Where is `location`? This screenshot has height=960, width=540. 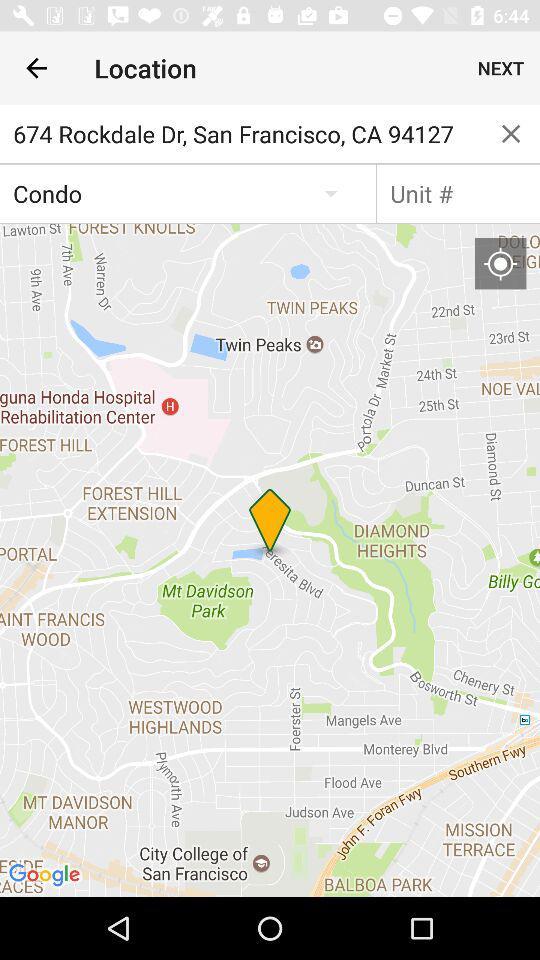 location is located at coordinates (499, 262).